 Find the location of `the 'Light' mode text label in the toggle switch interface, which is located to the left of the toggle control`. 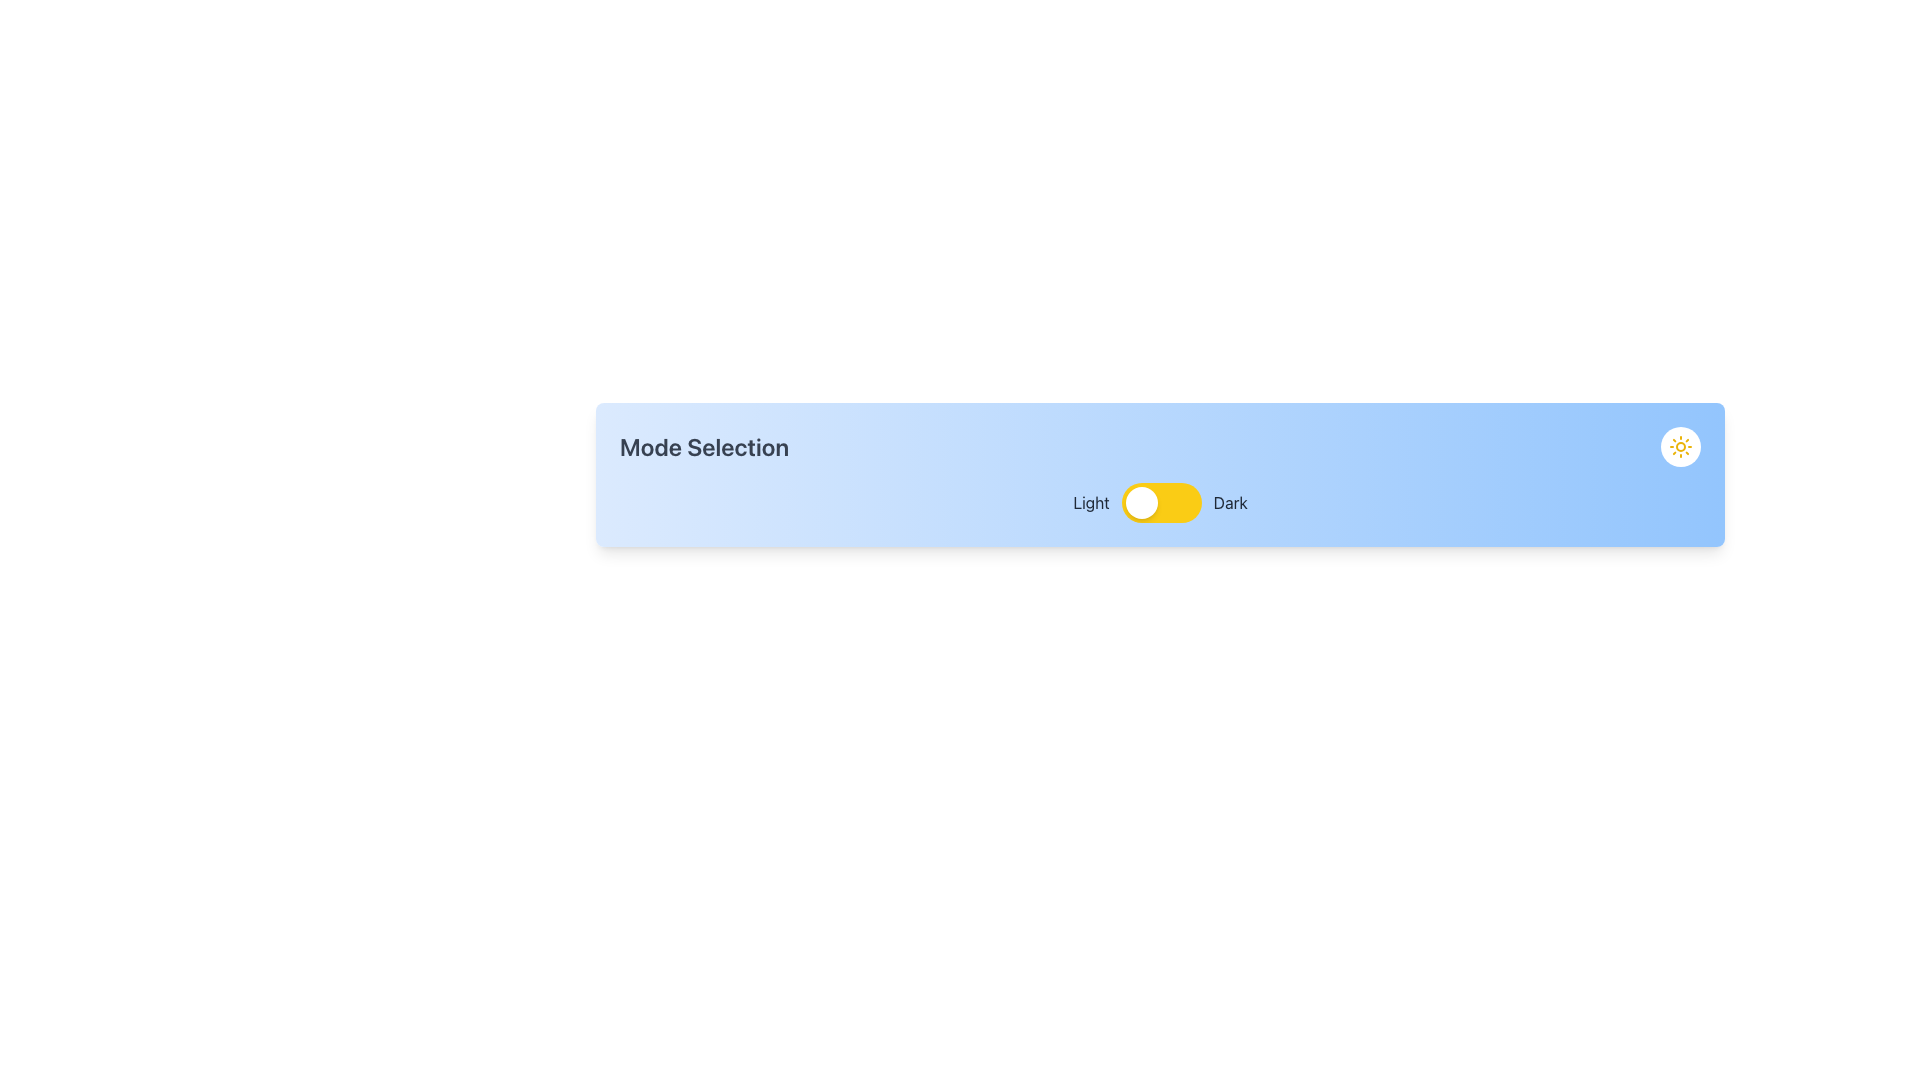

the 'Light' mode text label in the toggle switch interface, which is located to the left of the toggle control is located at coordinates (1090, 501).